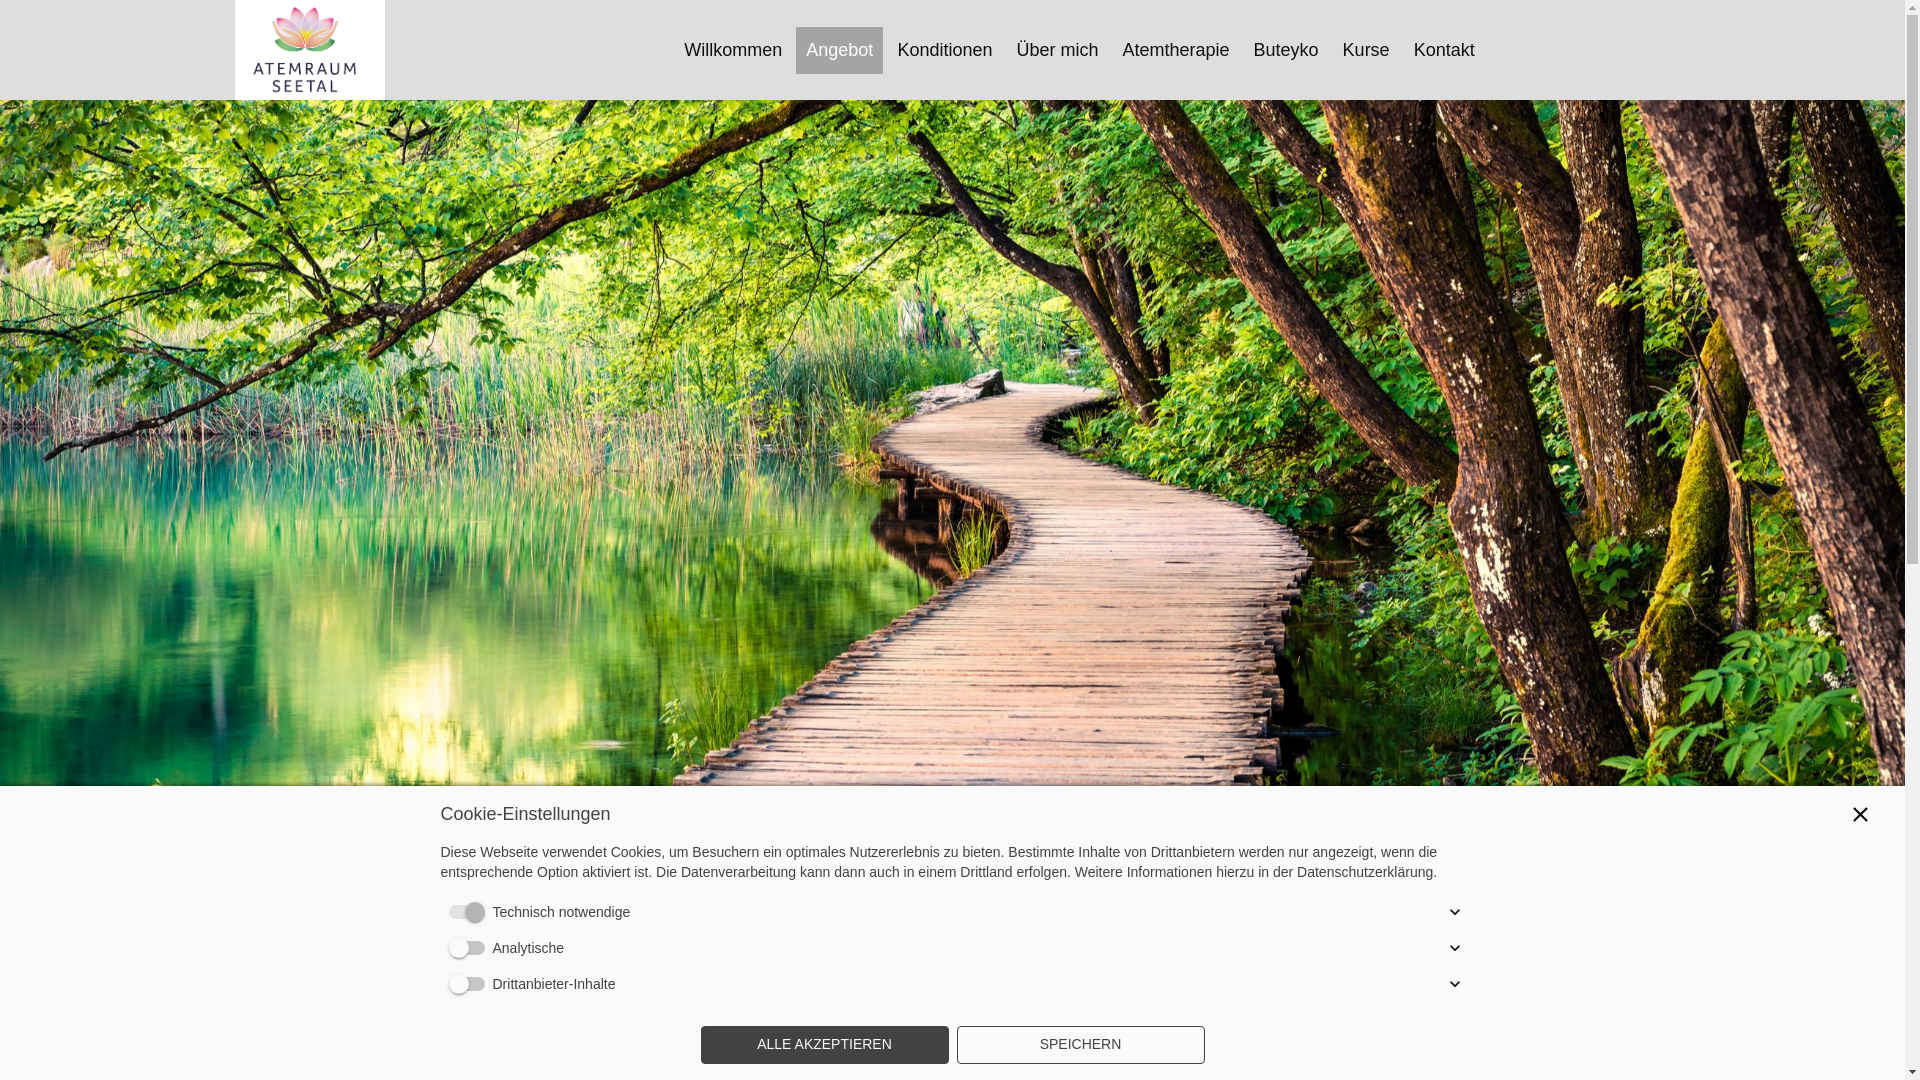 The image size is (1920, 1080). I want to click on 'Konditionen', so click(943, 49).